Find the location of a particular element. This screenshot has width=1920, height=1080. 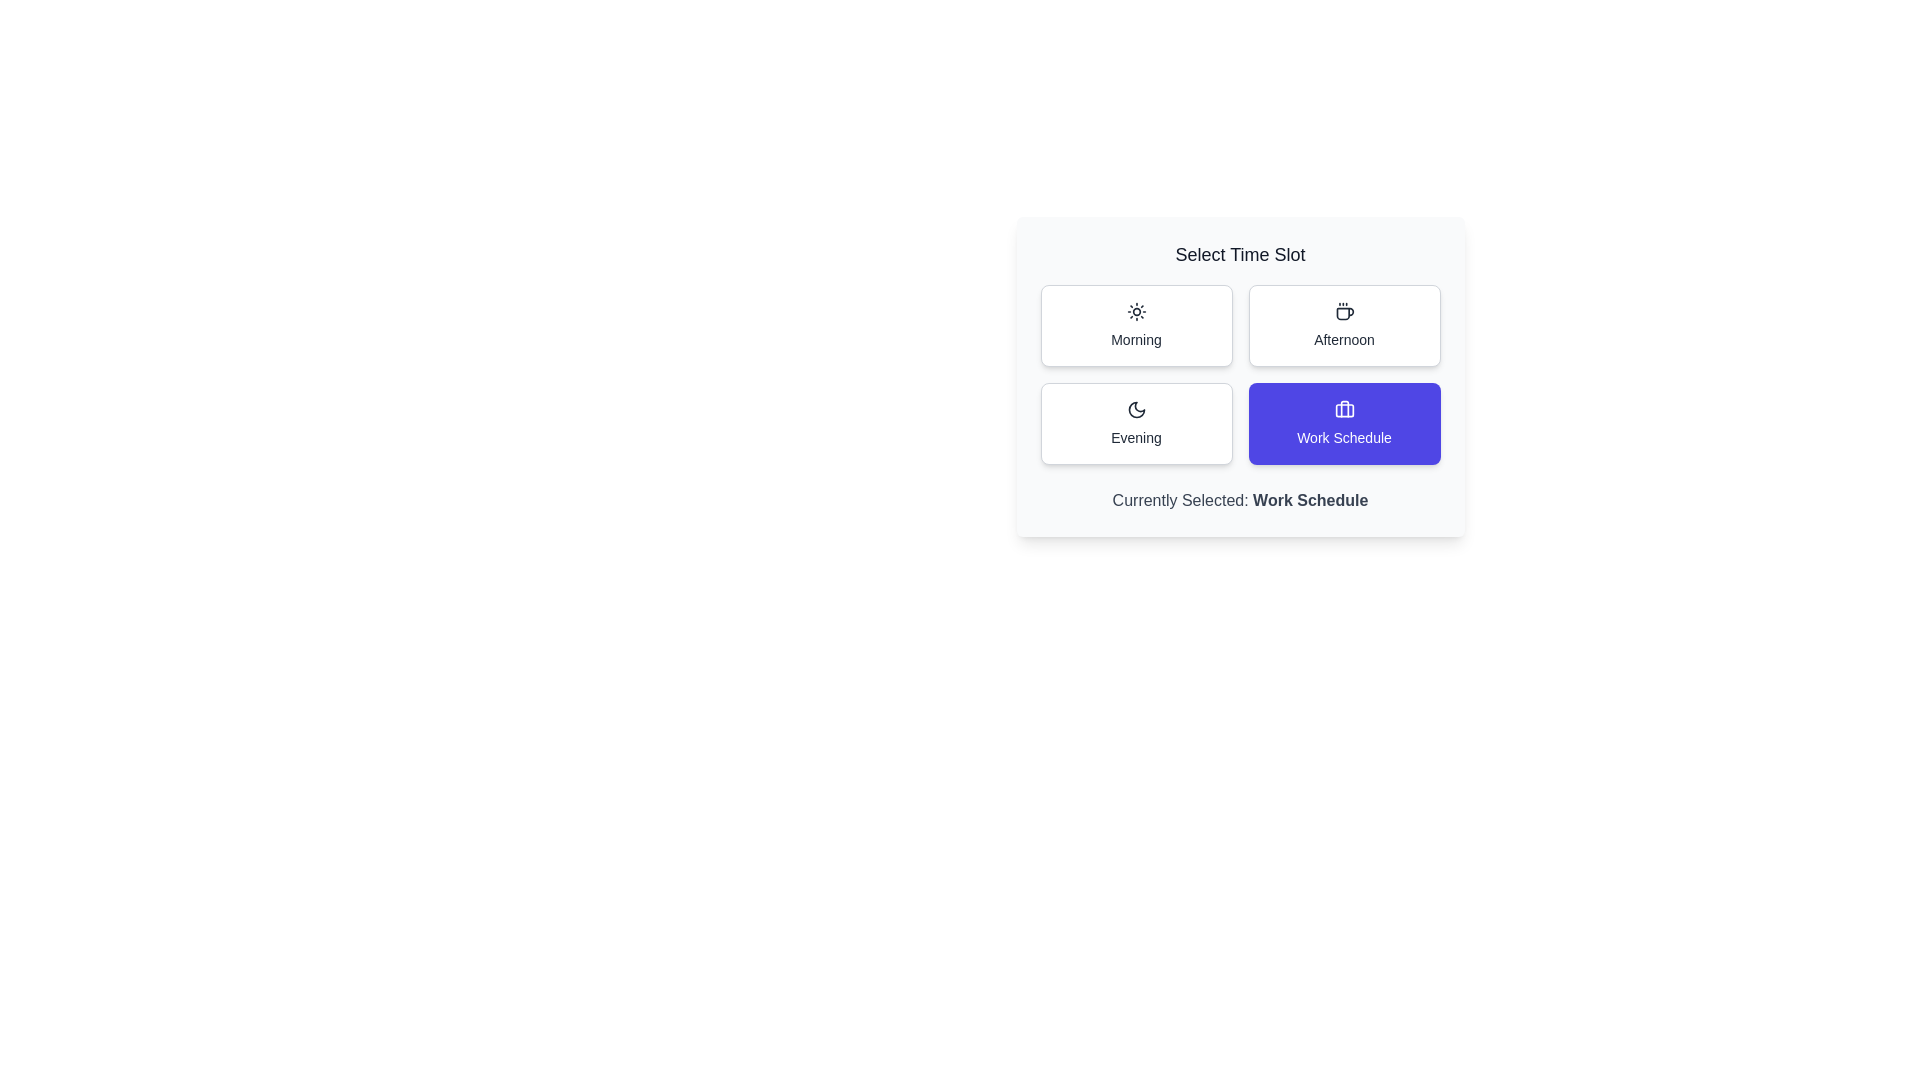

the time slot by clicking on the button labeled Morning is located at coordinates (1136, 325).